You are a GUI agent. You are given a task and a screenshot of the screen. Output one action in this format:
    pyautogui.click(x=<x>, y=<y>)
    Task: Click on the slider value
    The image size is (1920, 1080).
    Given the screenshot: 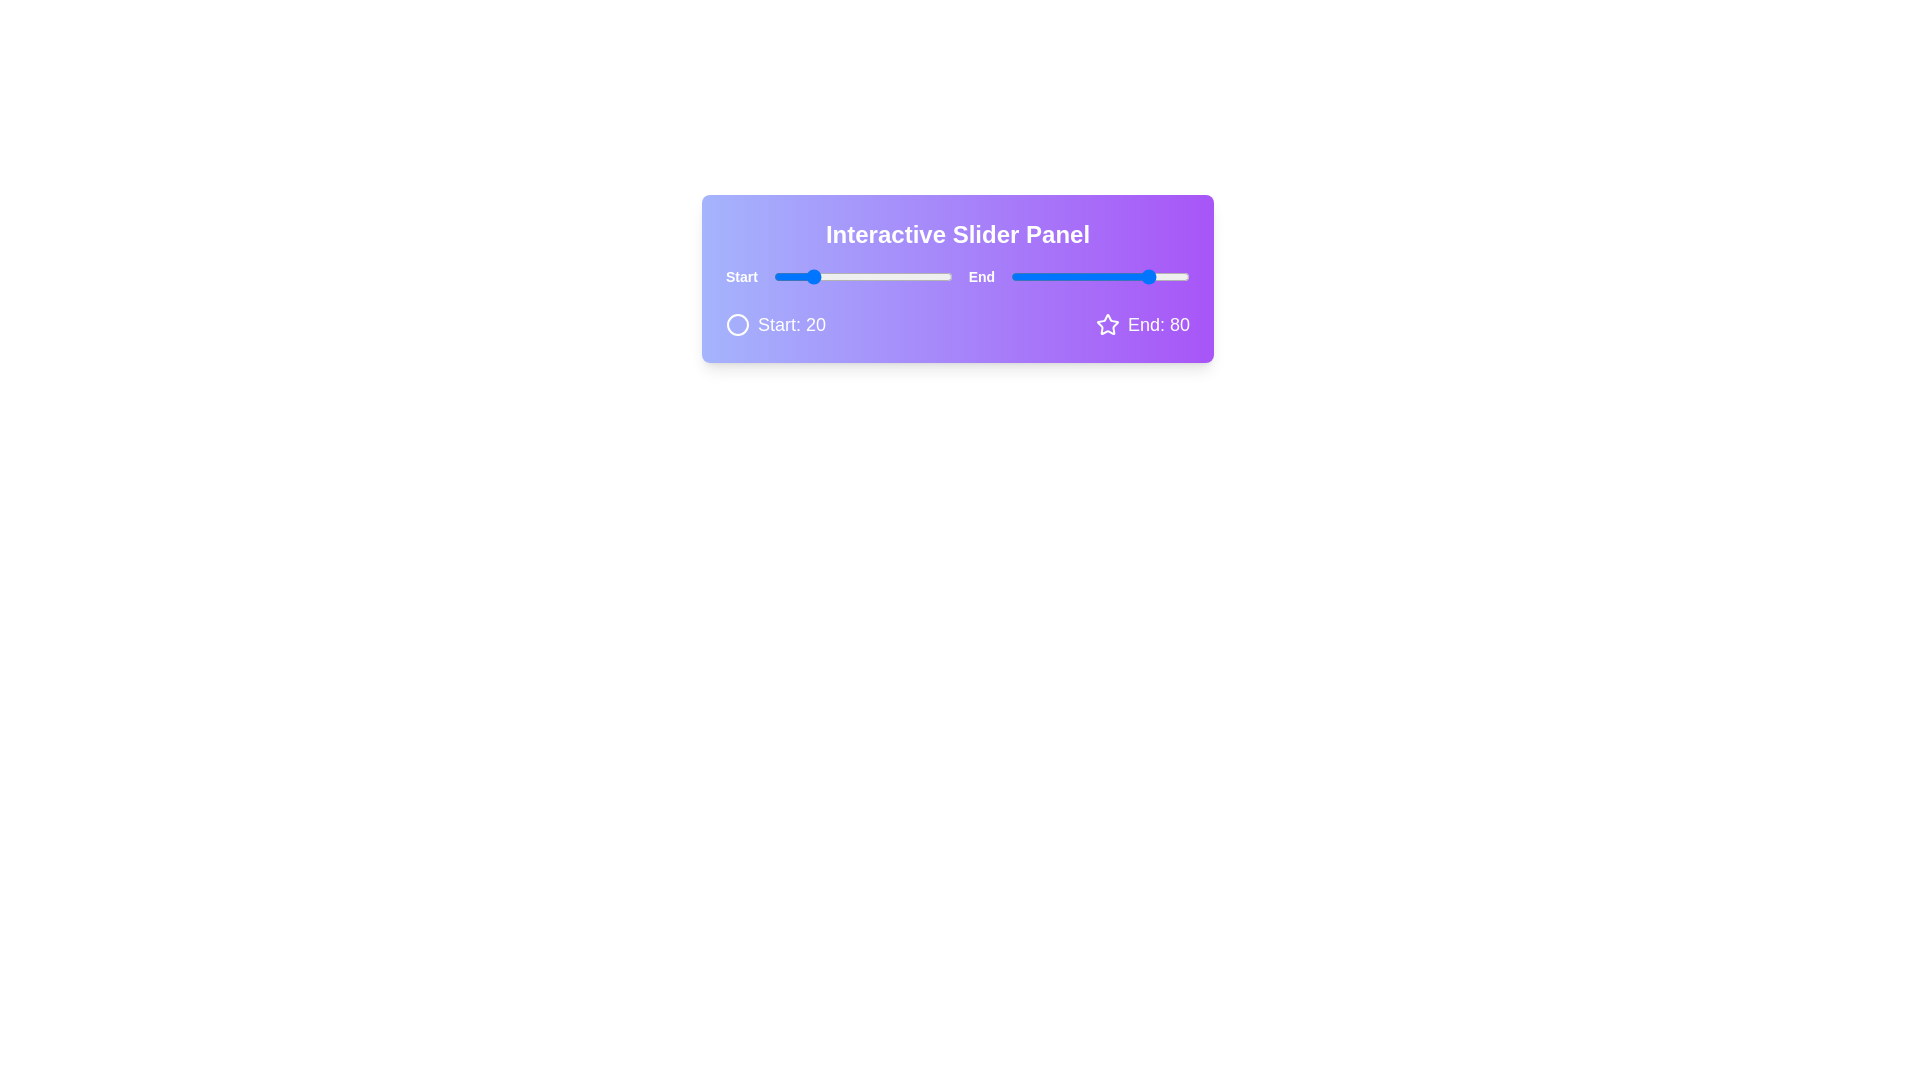 What is the action you would take?
    pyautogui.click(x=939, y=277)
    